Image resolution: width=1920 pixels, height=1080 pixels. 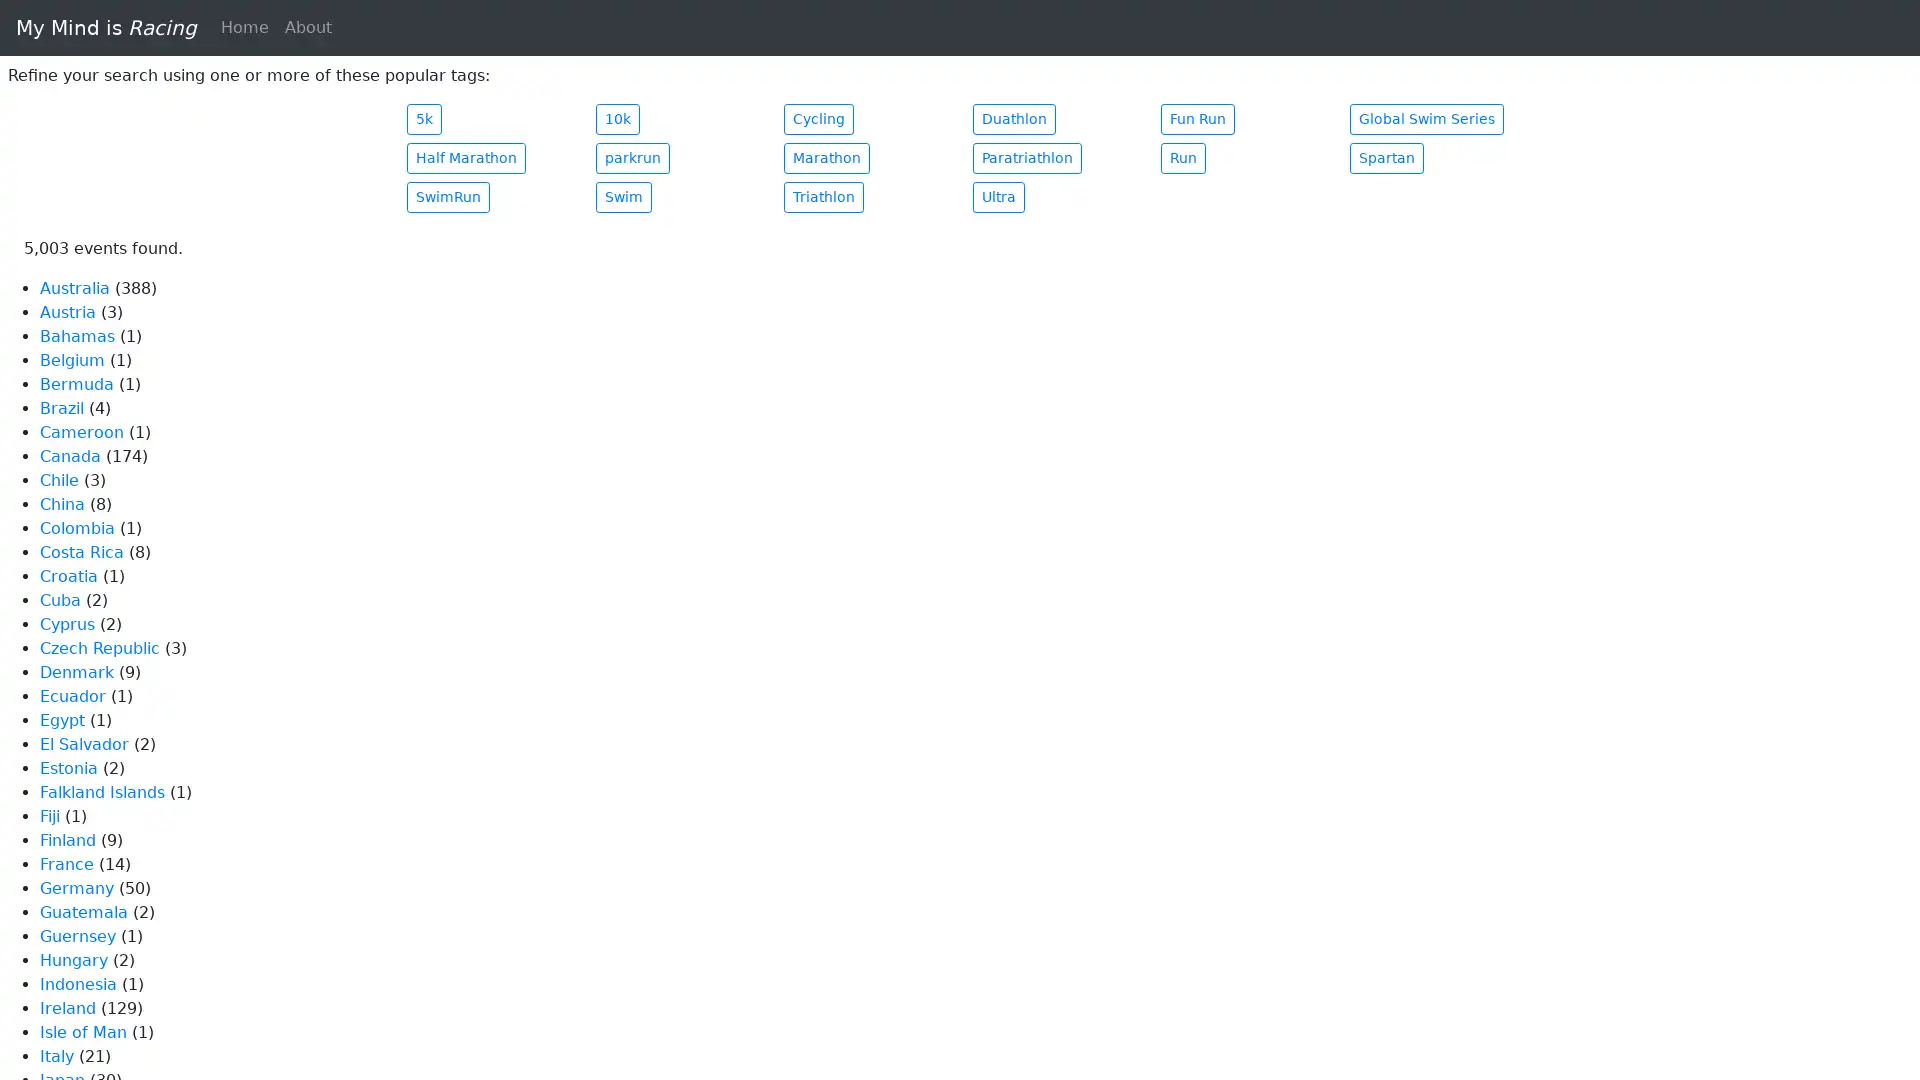 What do you see at coordinates (1026, 157) in the screenshot?
I see `Paratriathlon` at bounding box center [1026, 157].